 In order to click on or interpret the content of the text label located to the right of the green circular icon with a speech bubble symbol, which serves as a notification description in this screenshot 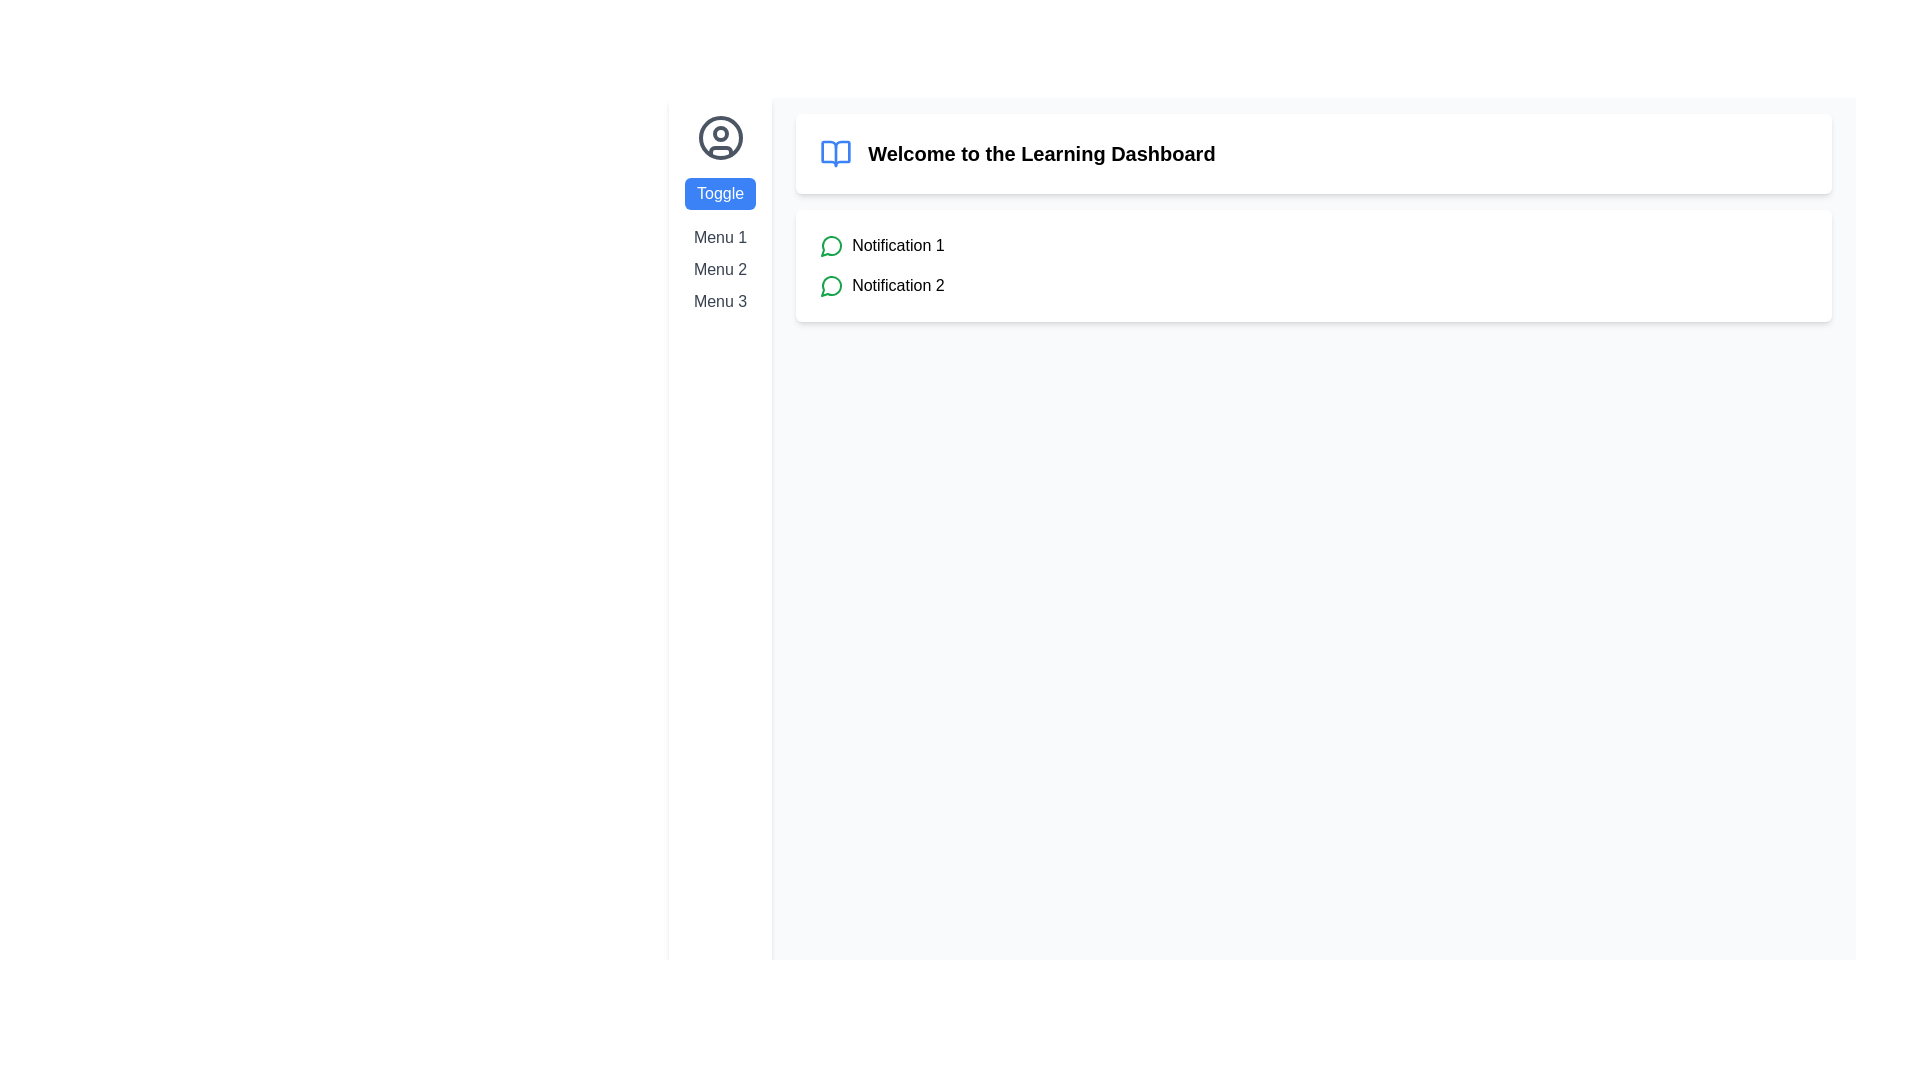, I will do `click(897, 245)`.